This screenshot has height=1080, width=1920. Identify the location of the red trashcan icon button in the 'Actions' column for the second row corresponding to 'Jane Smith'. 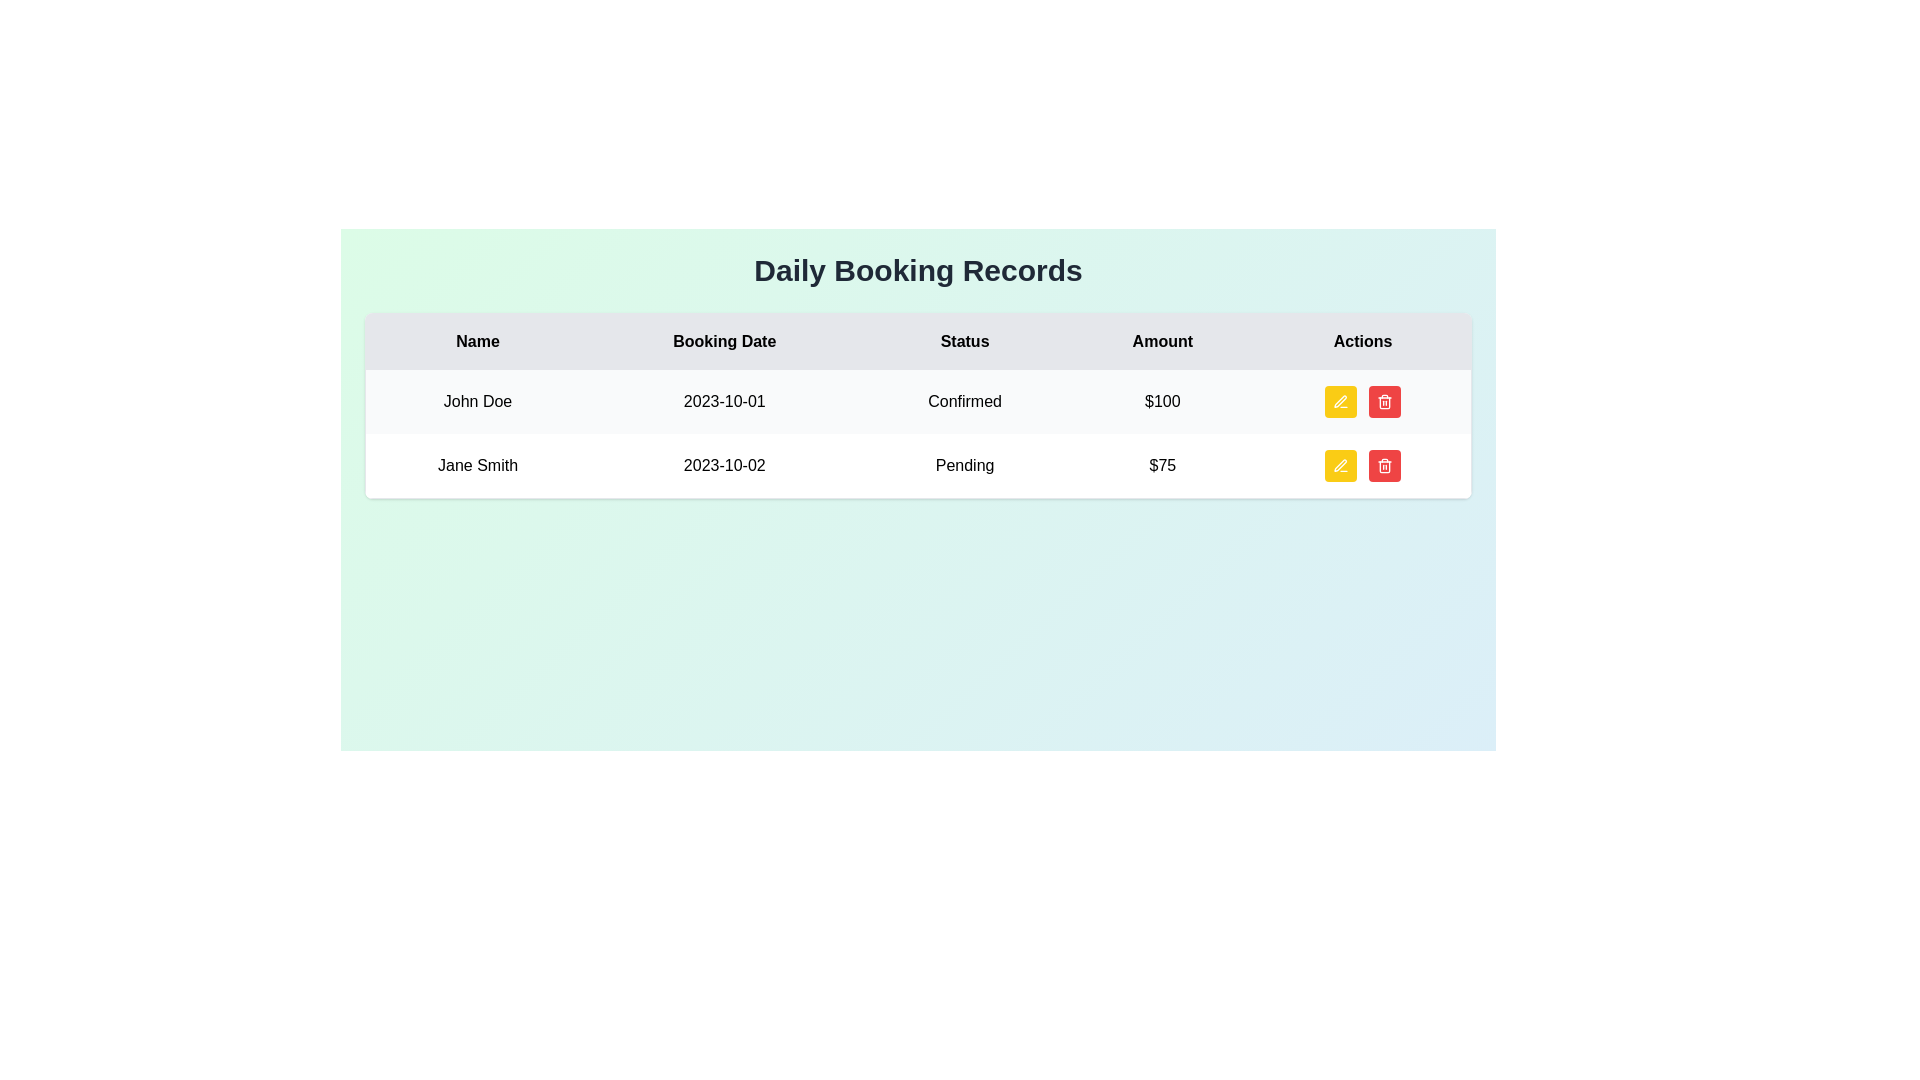
(1384, 466).